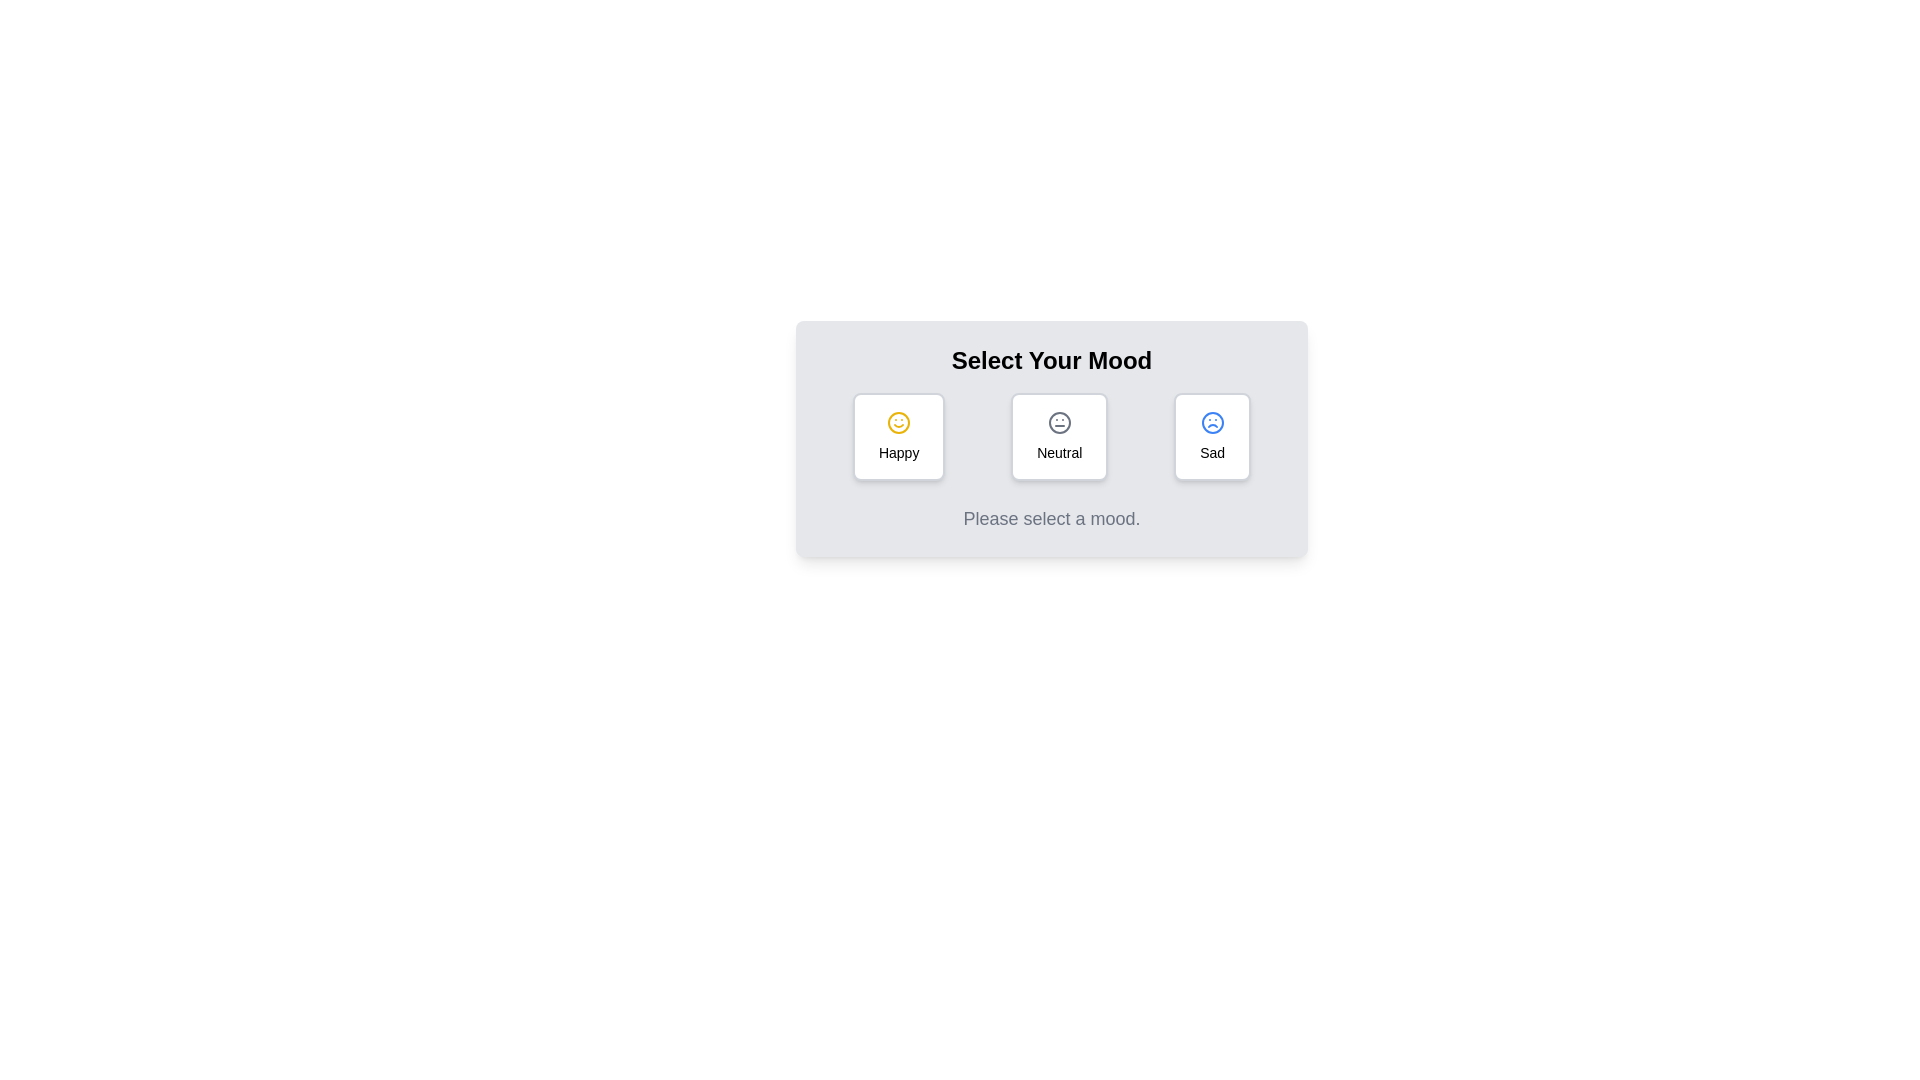  Describe the element at coordinates (898, 435) in the screenshot. I see `the 'Happy' button, which is a rectangular button with rounded corners, featuring a smiling yellow face icon and the text 'Happy' below it, located to the left of 'Neutral' and 'Sad' buttons` at that location.